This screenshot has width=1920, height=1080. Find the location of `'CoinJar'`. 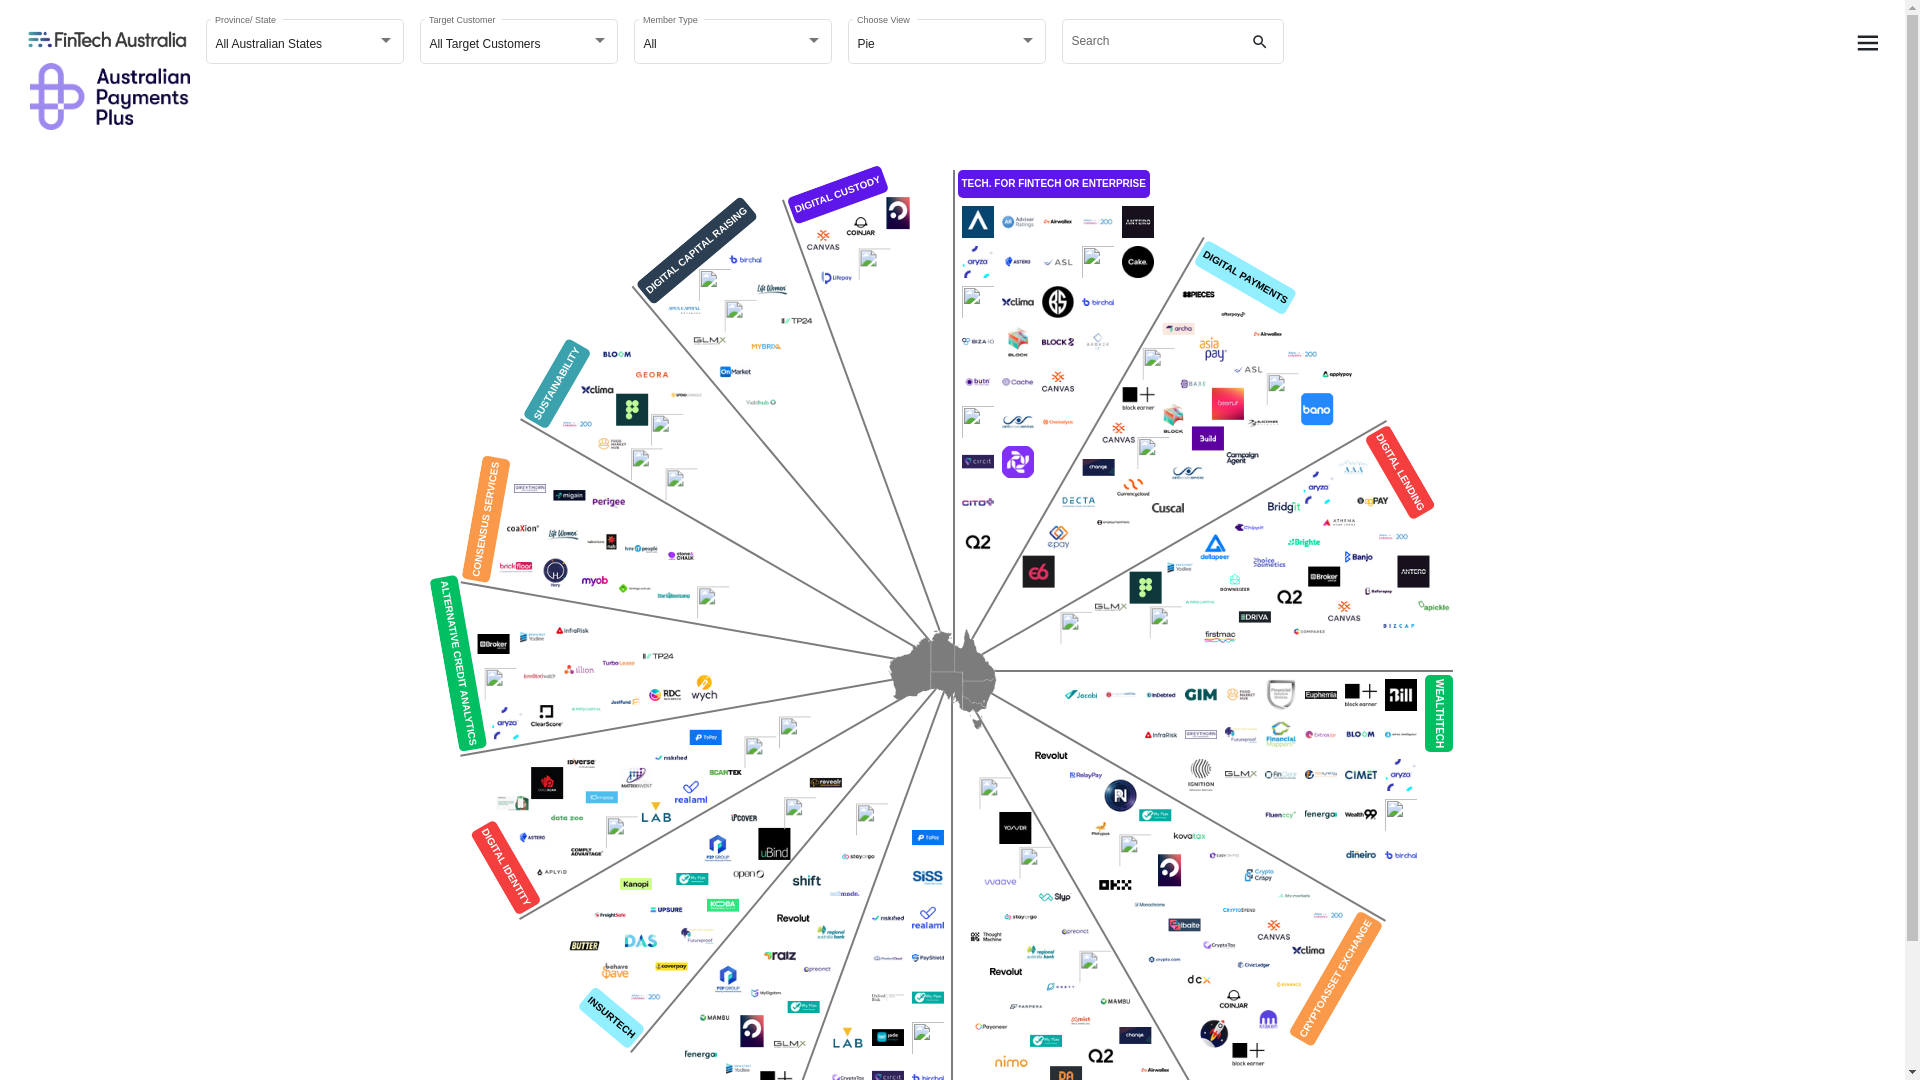

'CoinJar' is located at coordinates (859, 226).